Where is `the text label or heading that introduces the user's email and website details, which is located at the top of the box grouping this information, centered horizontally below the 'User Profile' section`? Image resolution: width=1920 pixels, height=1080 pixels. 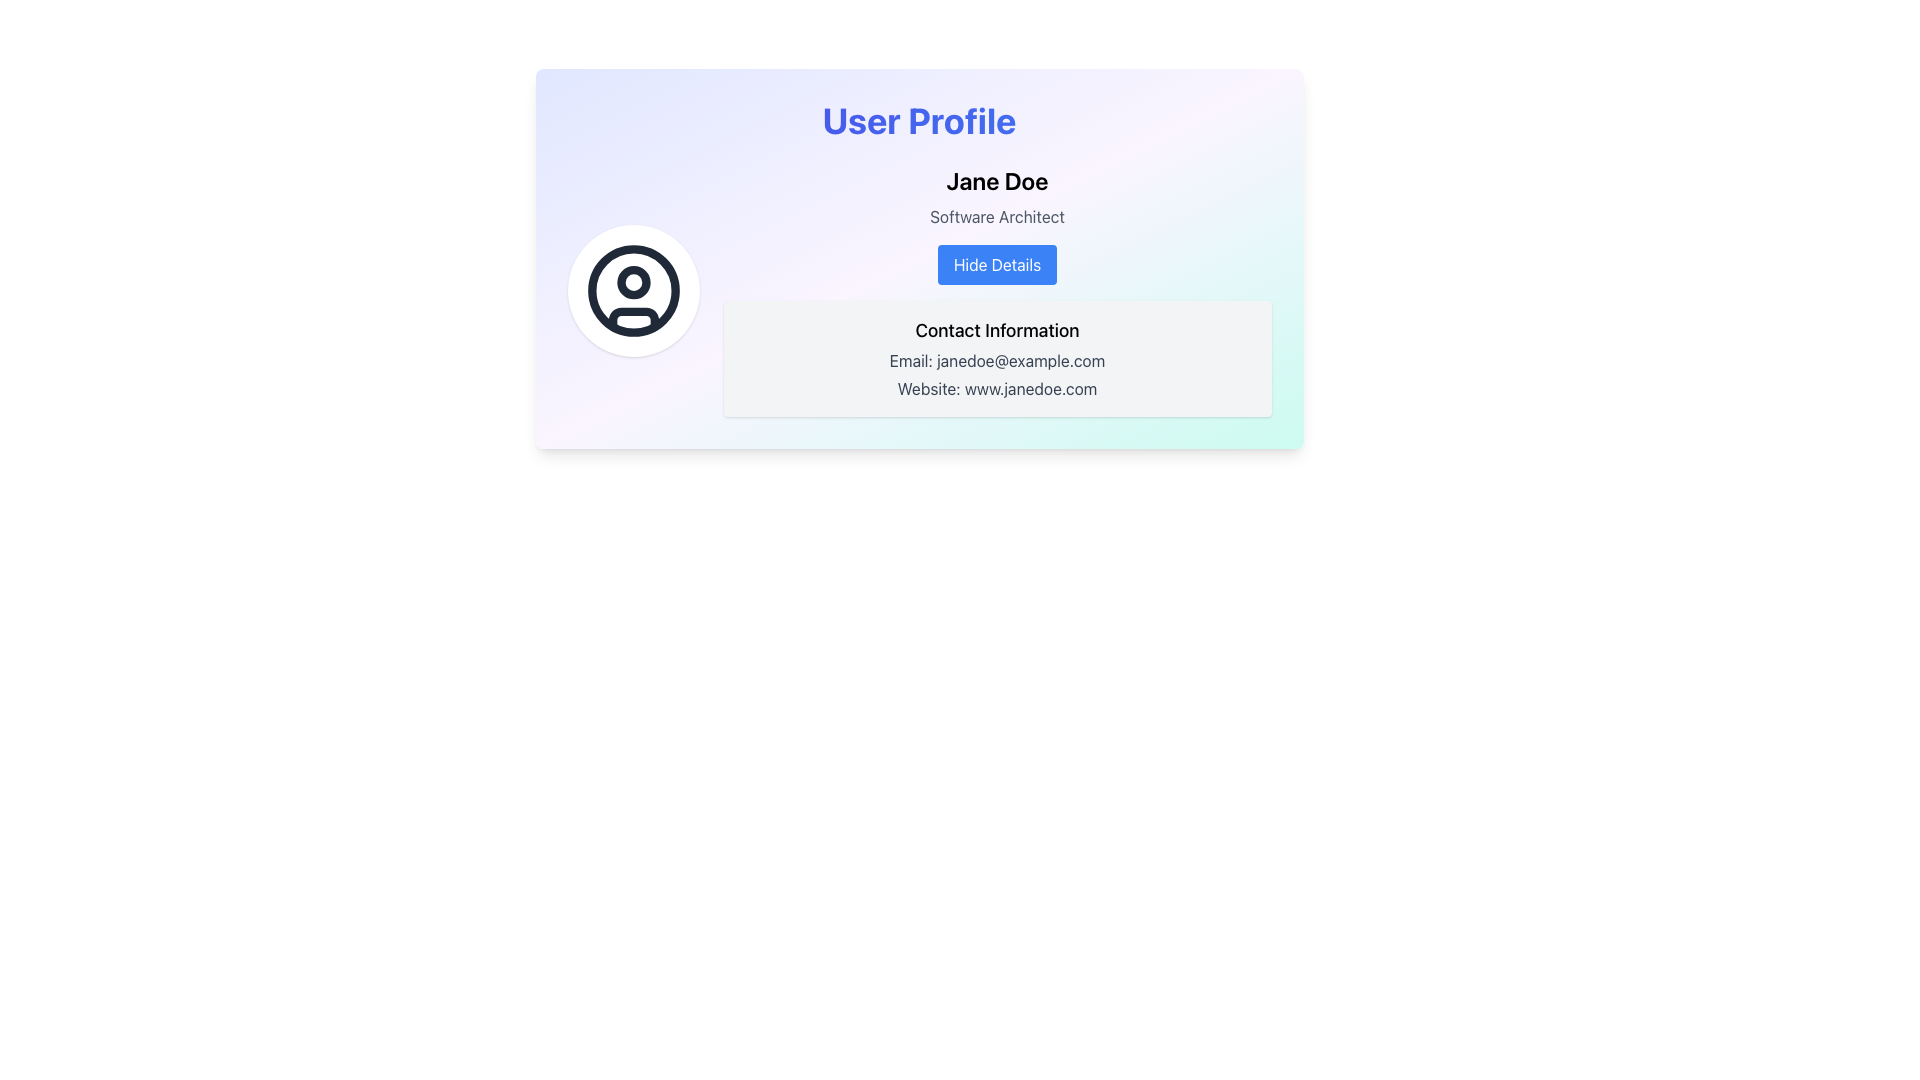
the text label or heading that introduces the user's email and website details, which is located at the top of the box grouping this information, centered horizontally below the 'User Profile' section is located at coordinates (997, 330).